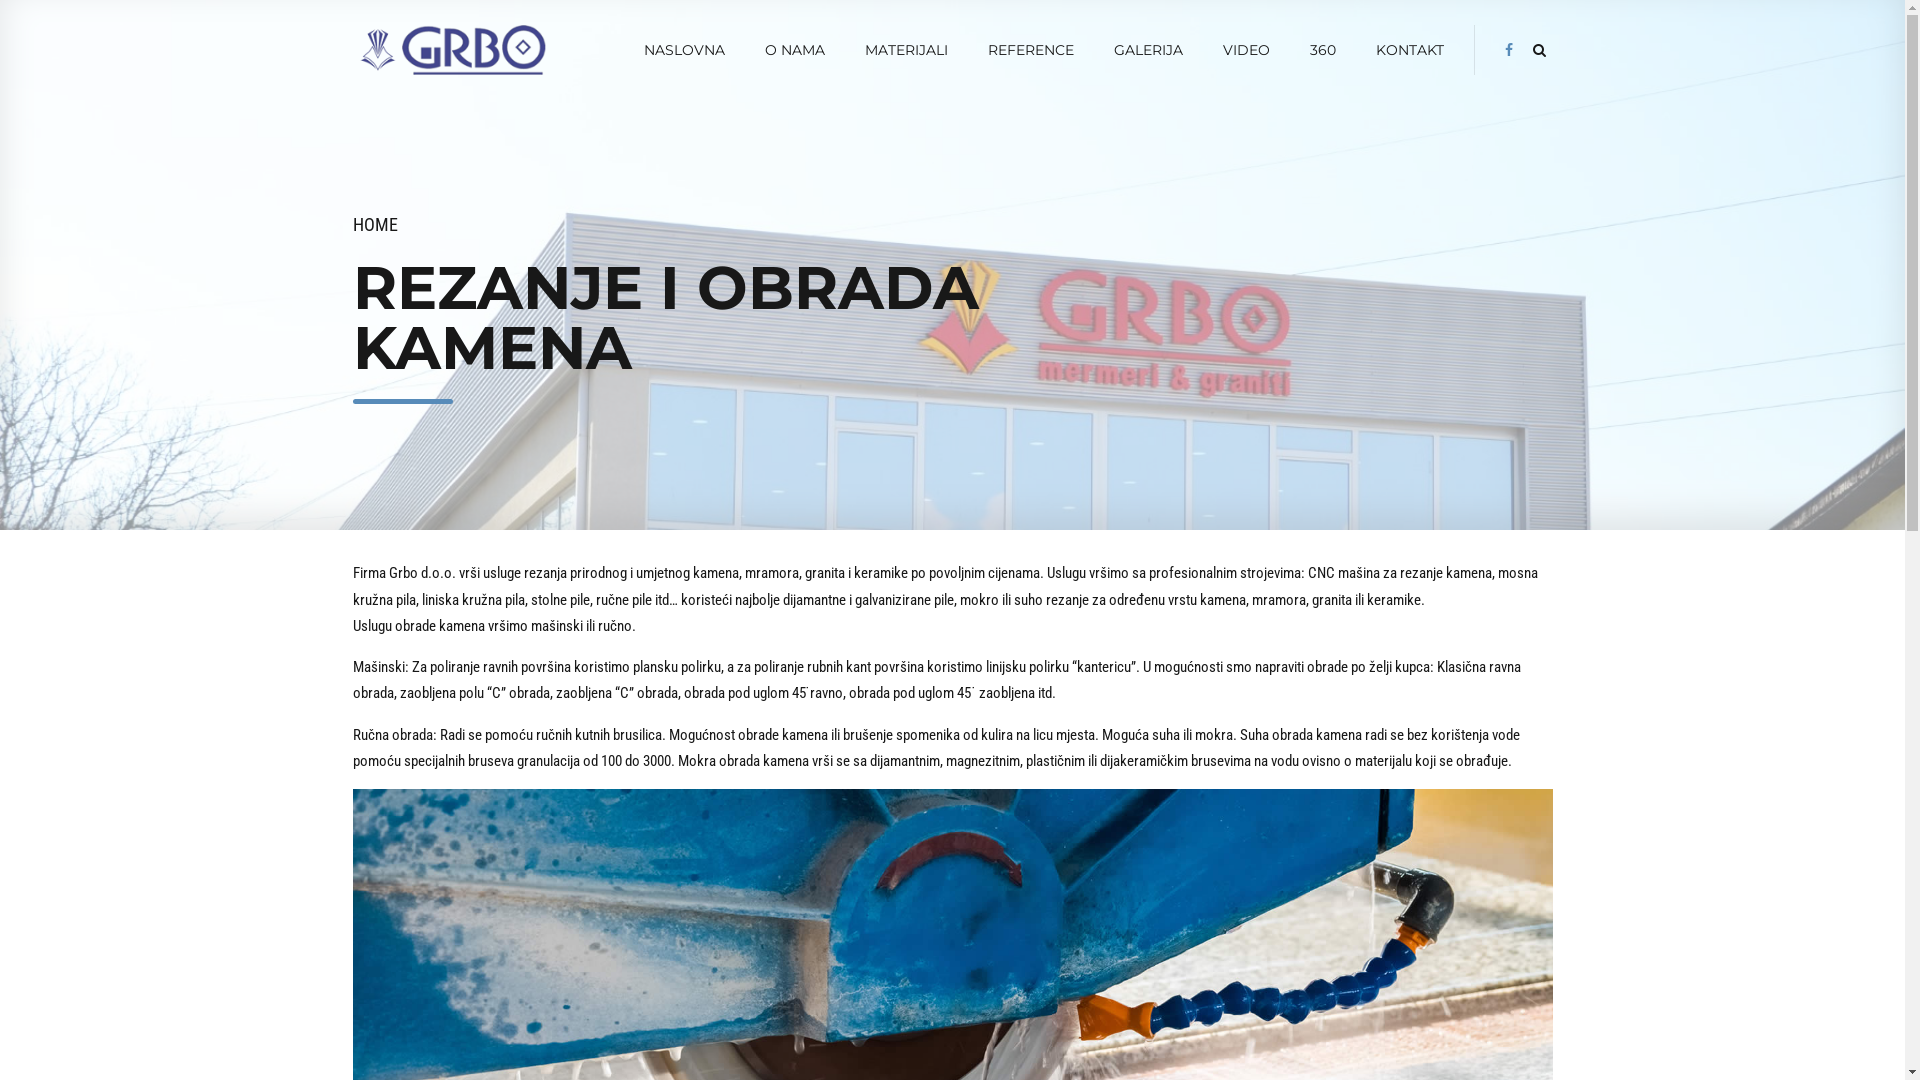  Describe the element at coordinates (1245, 49) in the screenshot. I see `'VIDEO'` at that location.